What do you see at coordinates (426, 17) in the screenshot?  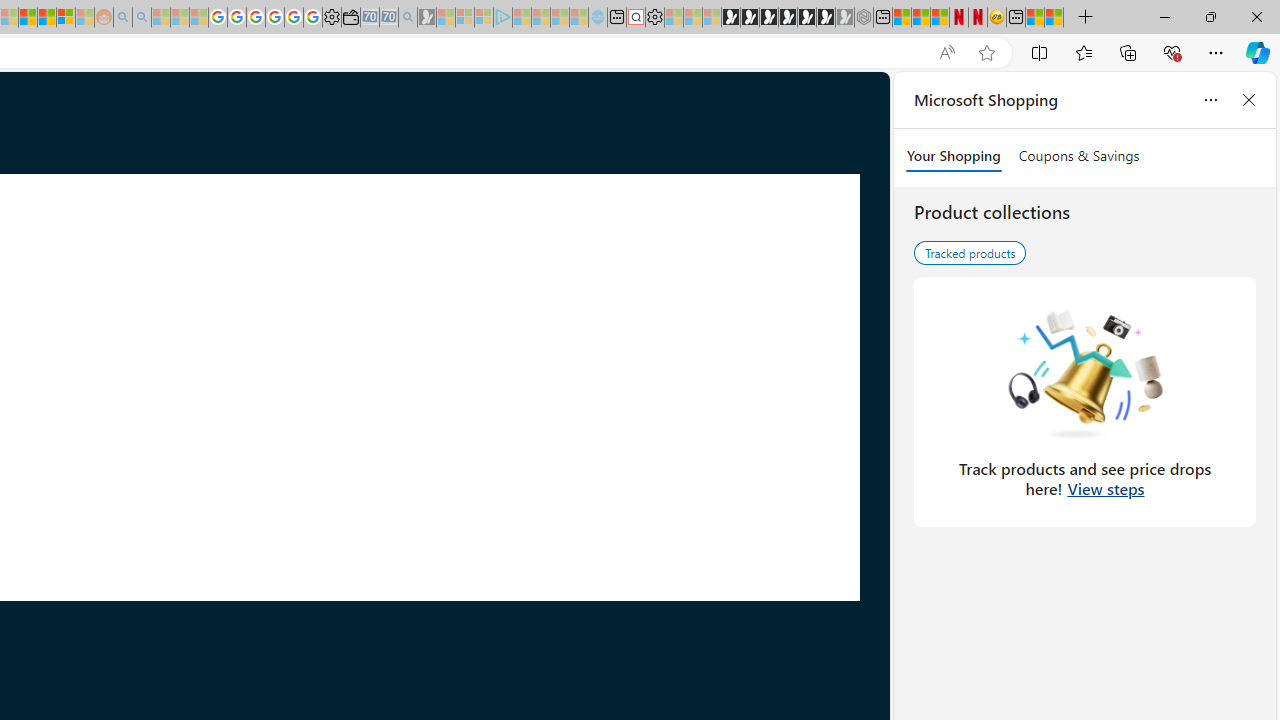 I see `'Microsoft Start Gaming - Sleeping'` at bounding box center [426, 17].